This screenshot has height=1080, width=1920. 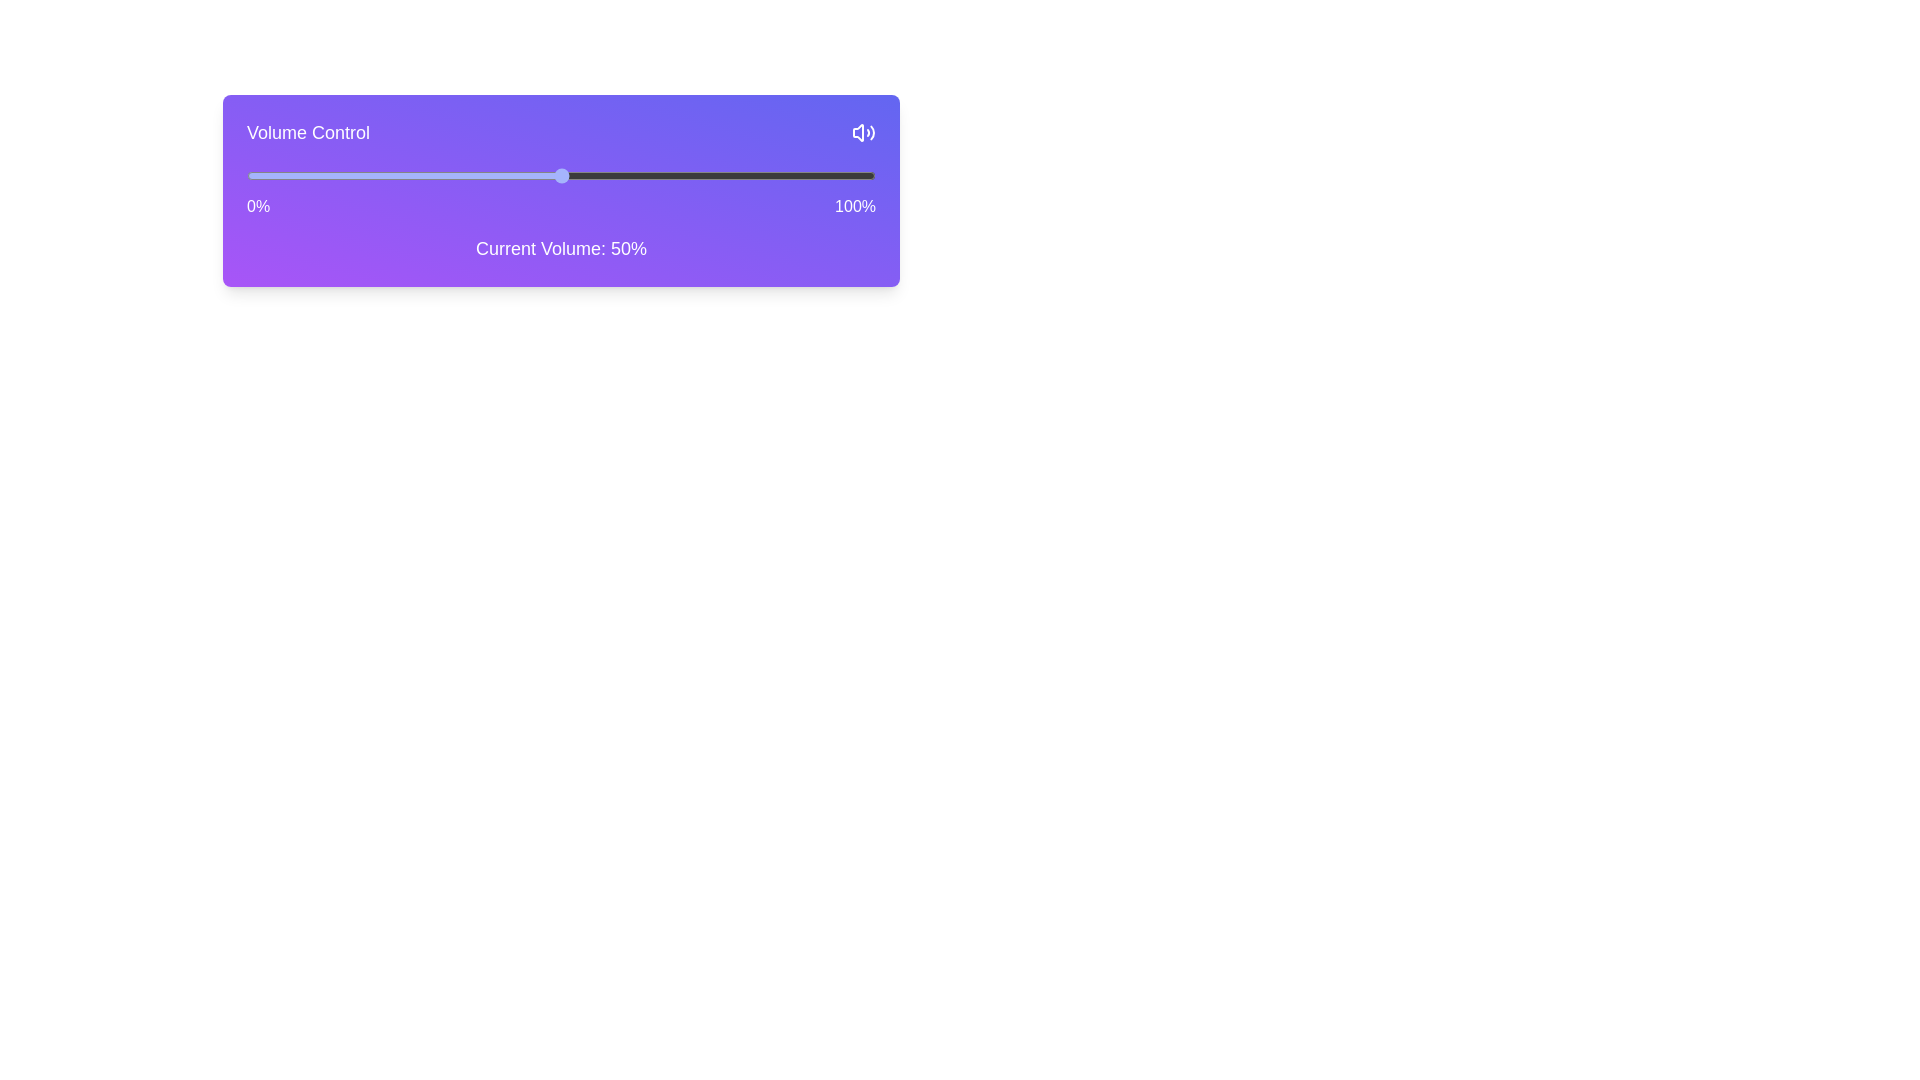 I want to click on the rightmost arc-shaped wave line component of the sound wave pattern within the speaker icon, so click(x=872, y=132).